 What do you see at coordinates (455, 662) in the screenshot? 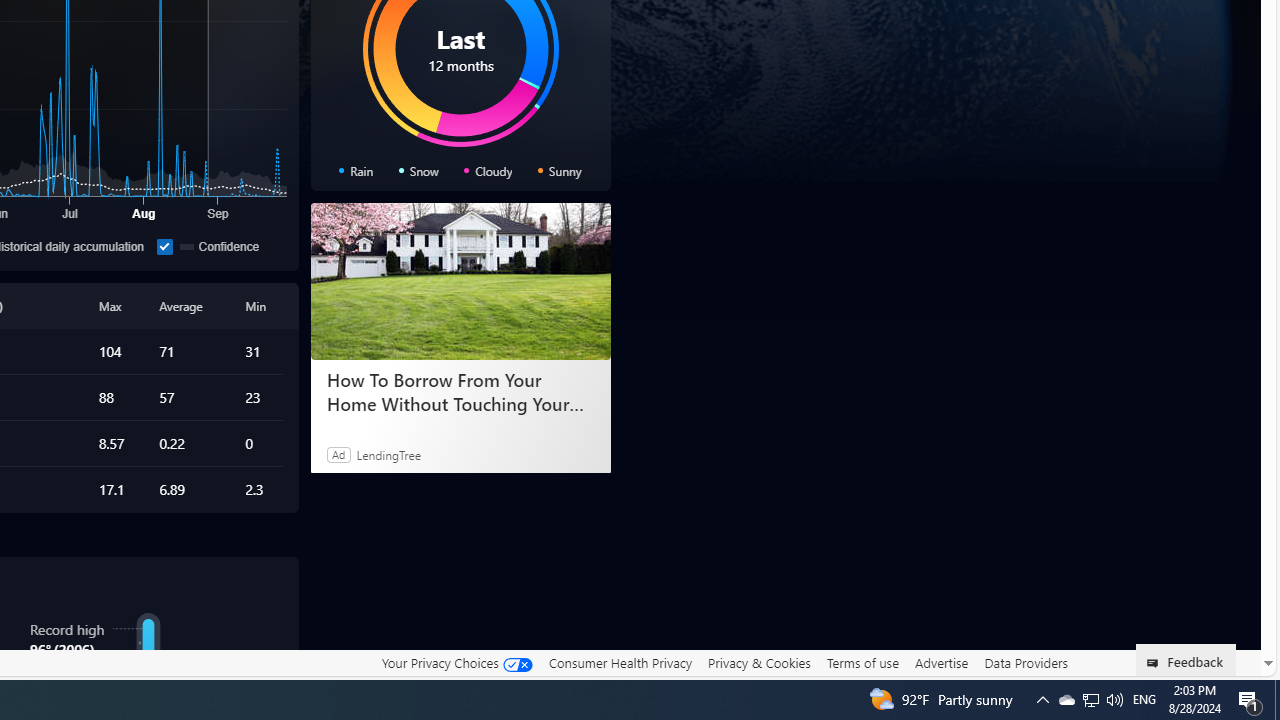
I see `'Your Privacy Choices'` at bounding box center [455, 662].